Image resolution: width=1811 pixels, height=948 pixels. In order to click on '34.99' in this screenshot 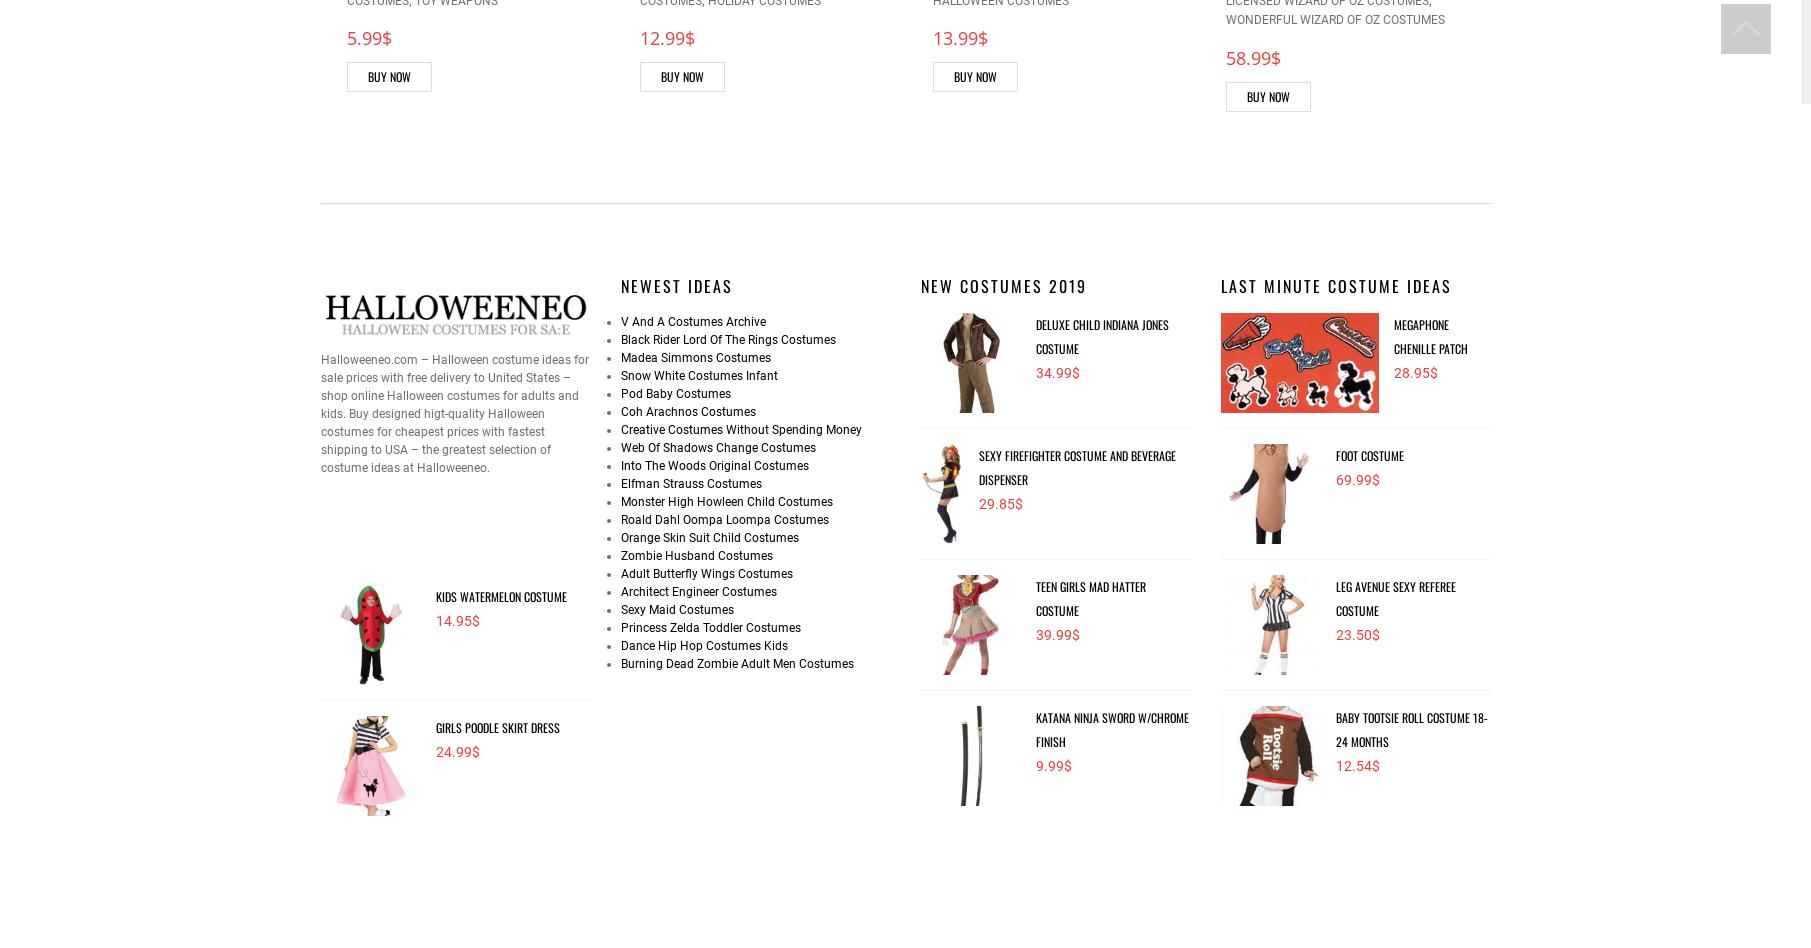, I will do `click(1052, 370)`.